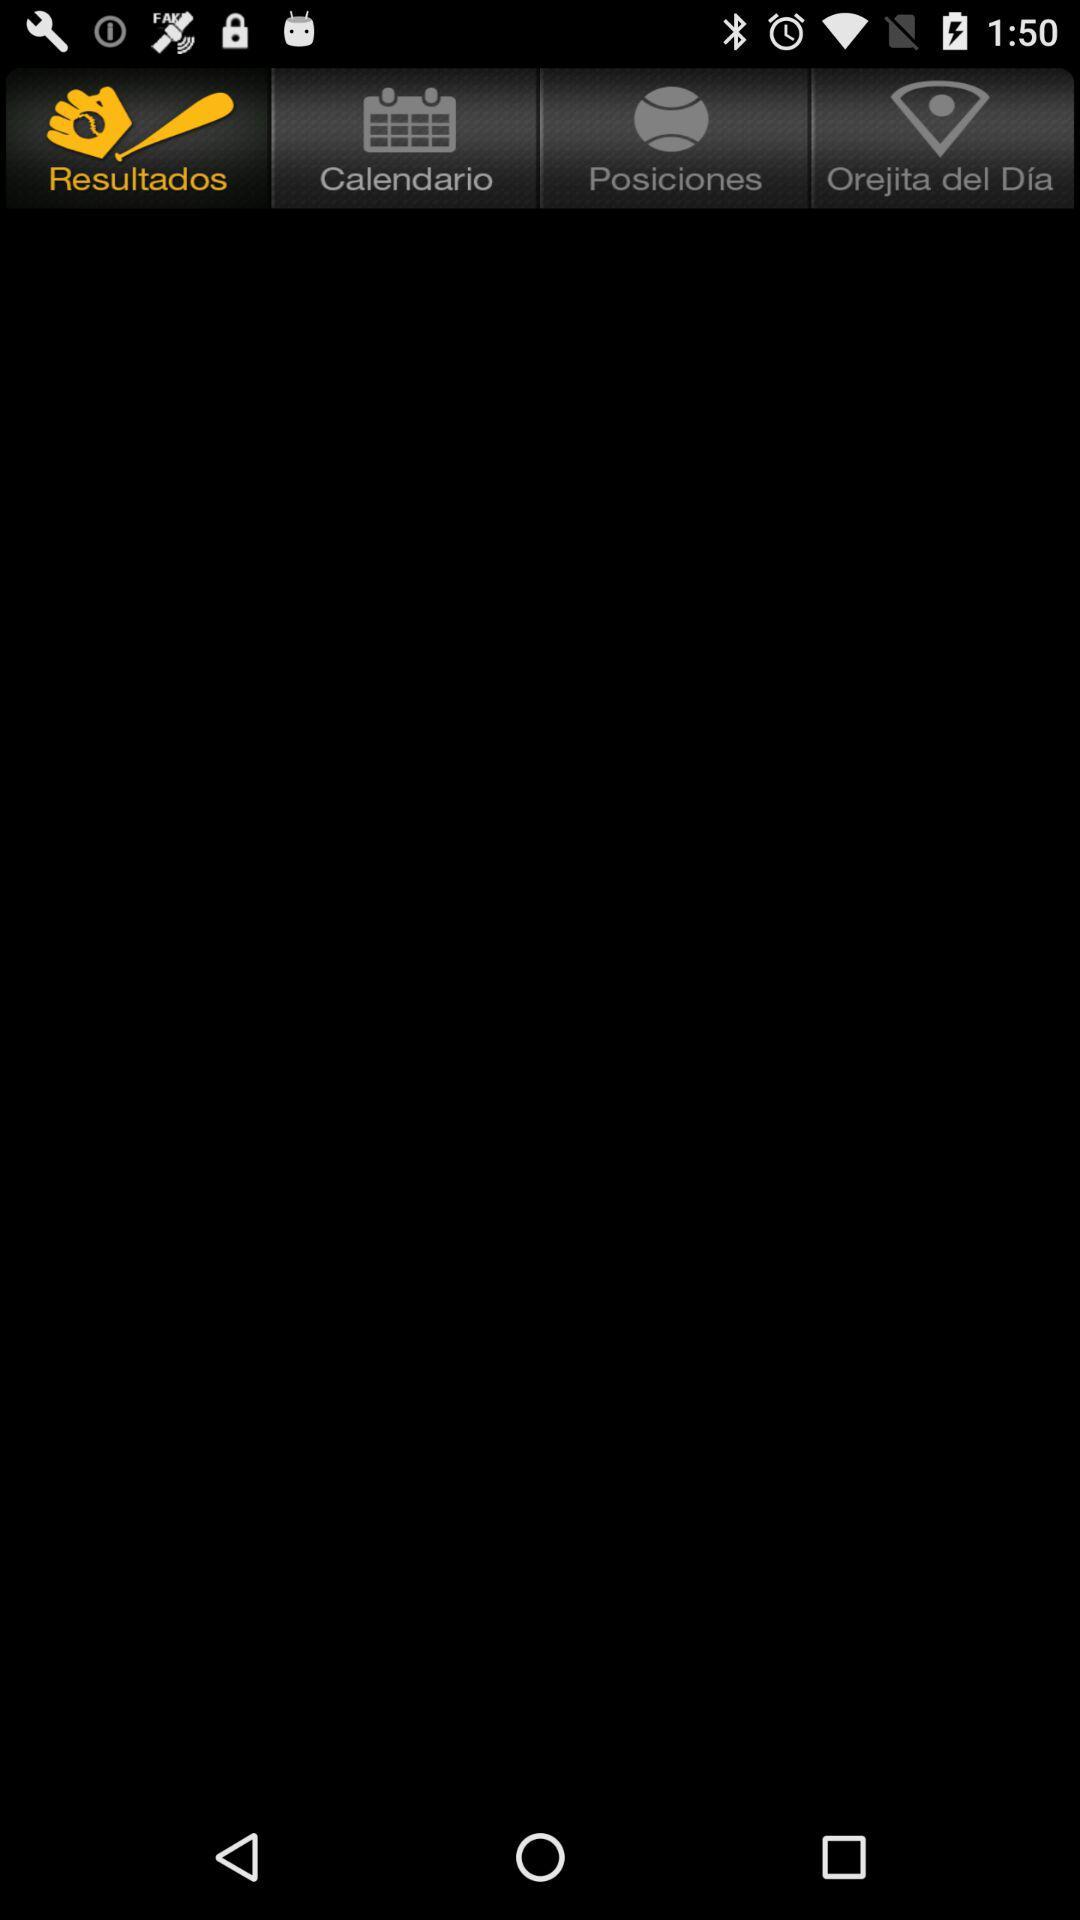  Describe the element at coordinates (540, 937) in the screenshot. I see `the icon at the center` at that location.